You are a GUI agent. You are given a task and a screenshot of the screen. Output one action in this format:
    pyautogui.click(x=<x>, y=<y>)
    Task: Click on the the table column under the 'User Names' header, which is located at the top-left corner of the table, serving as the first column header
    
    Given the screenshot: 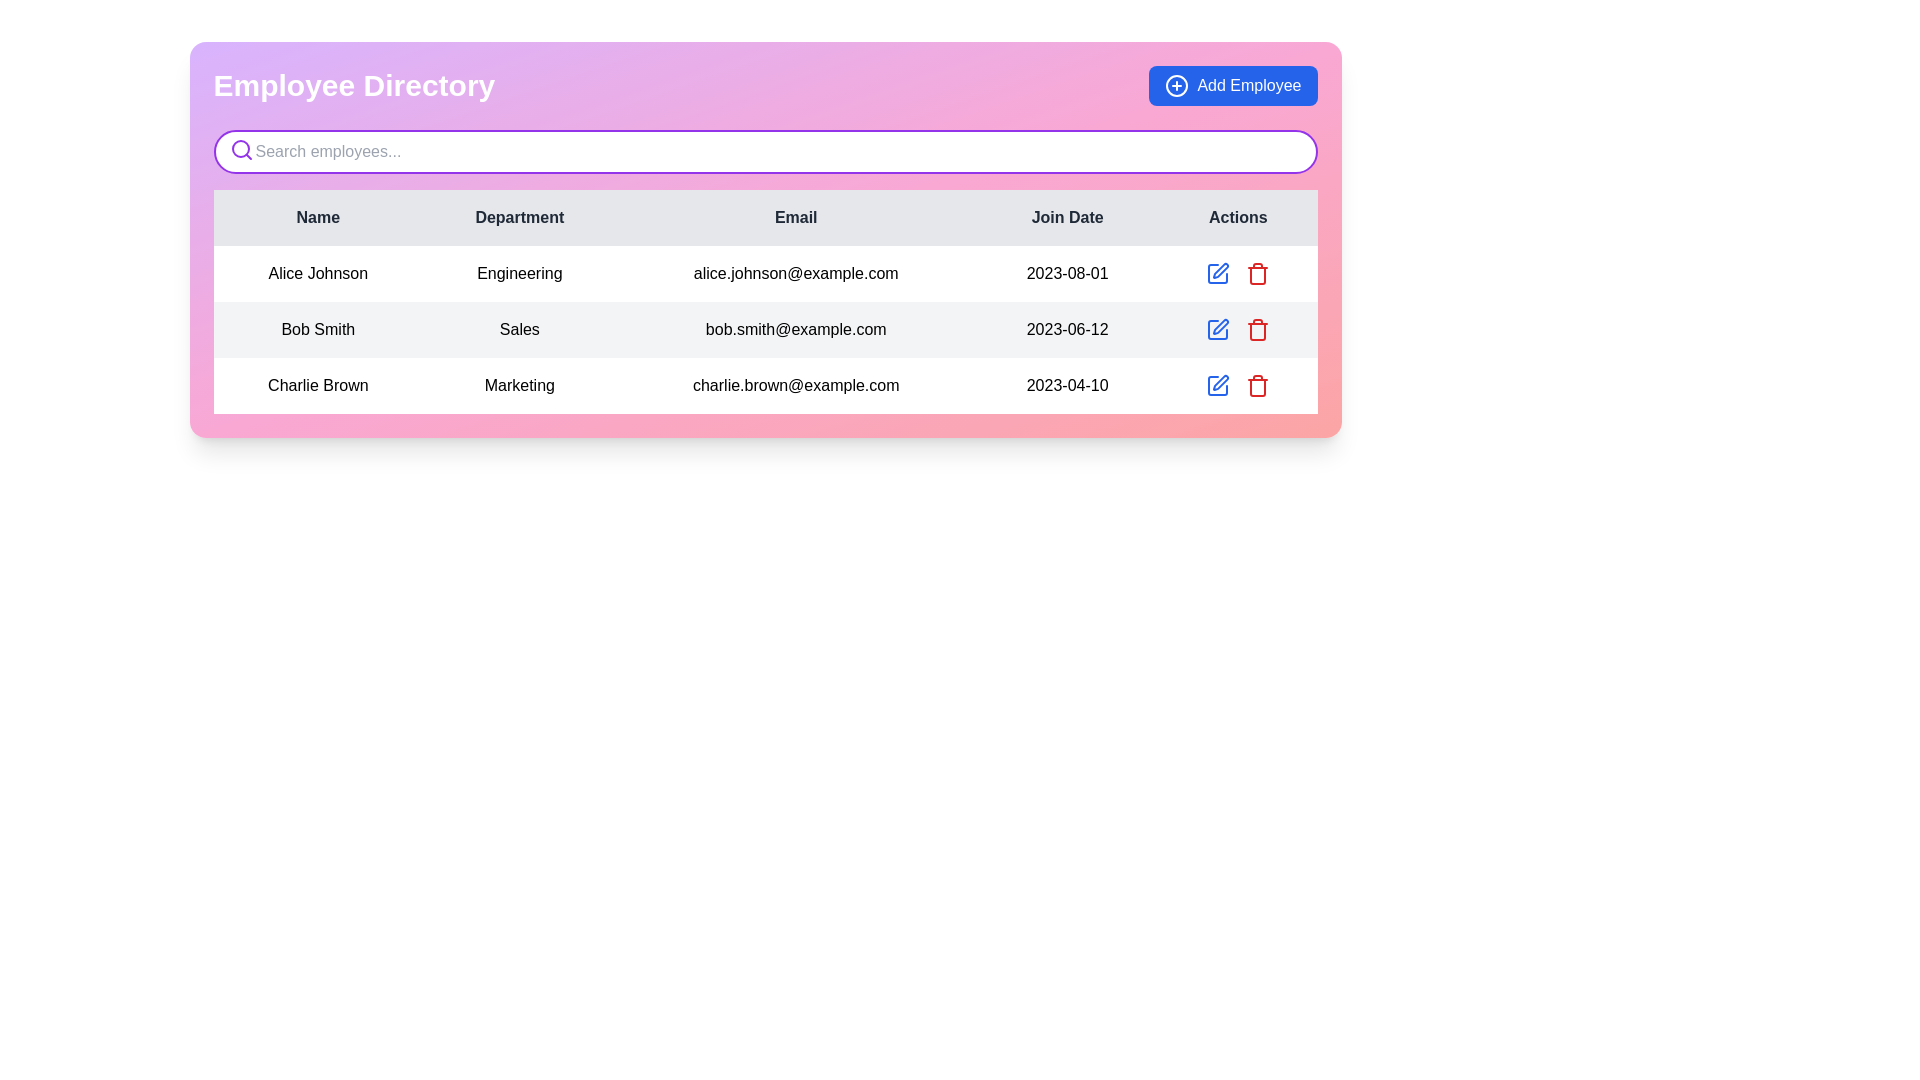 What is the action you would take?
    pyautogui.click(x=317, y=218)
    